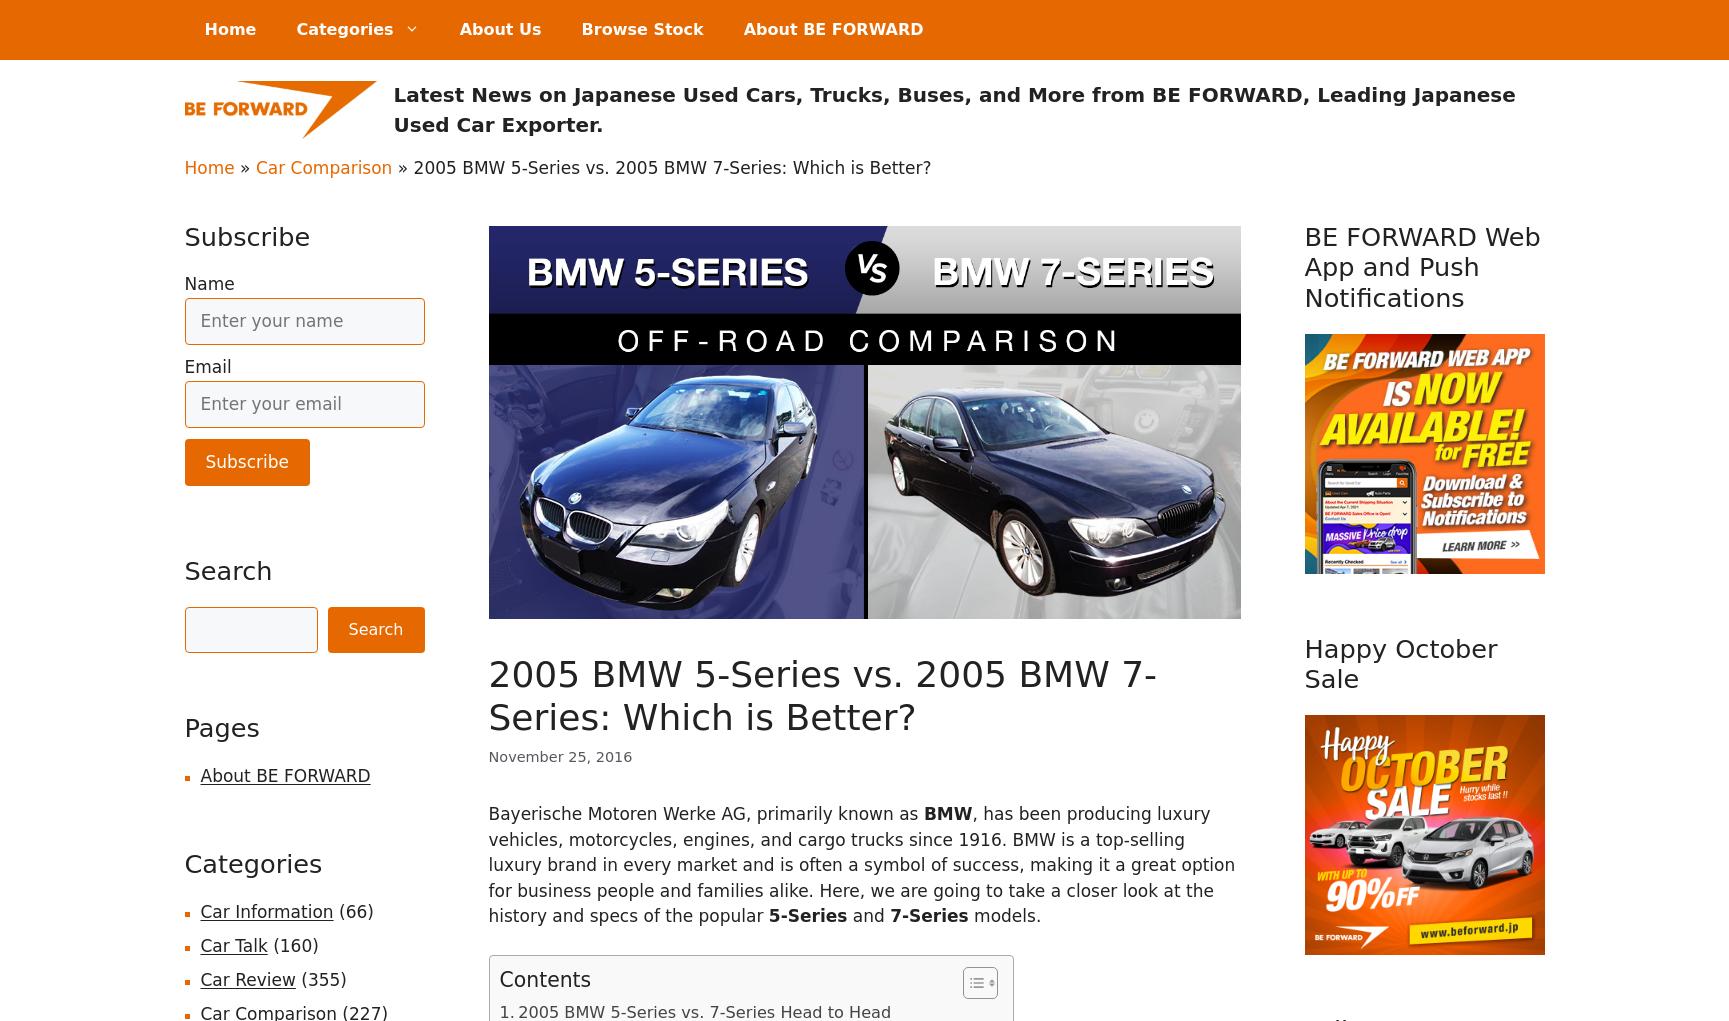 The height and width of the screenshot is (1021, 1729). What do you see at coordinates (247, 235) in the screenshot?
I see `'Subscribe'` at bounding box center [247, 235].